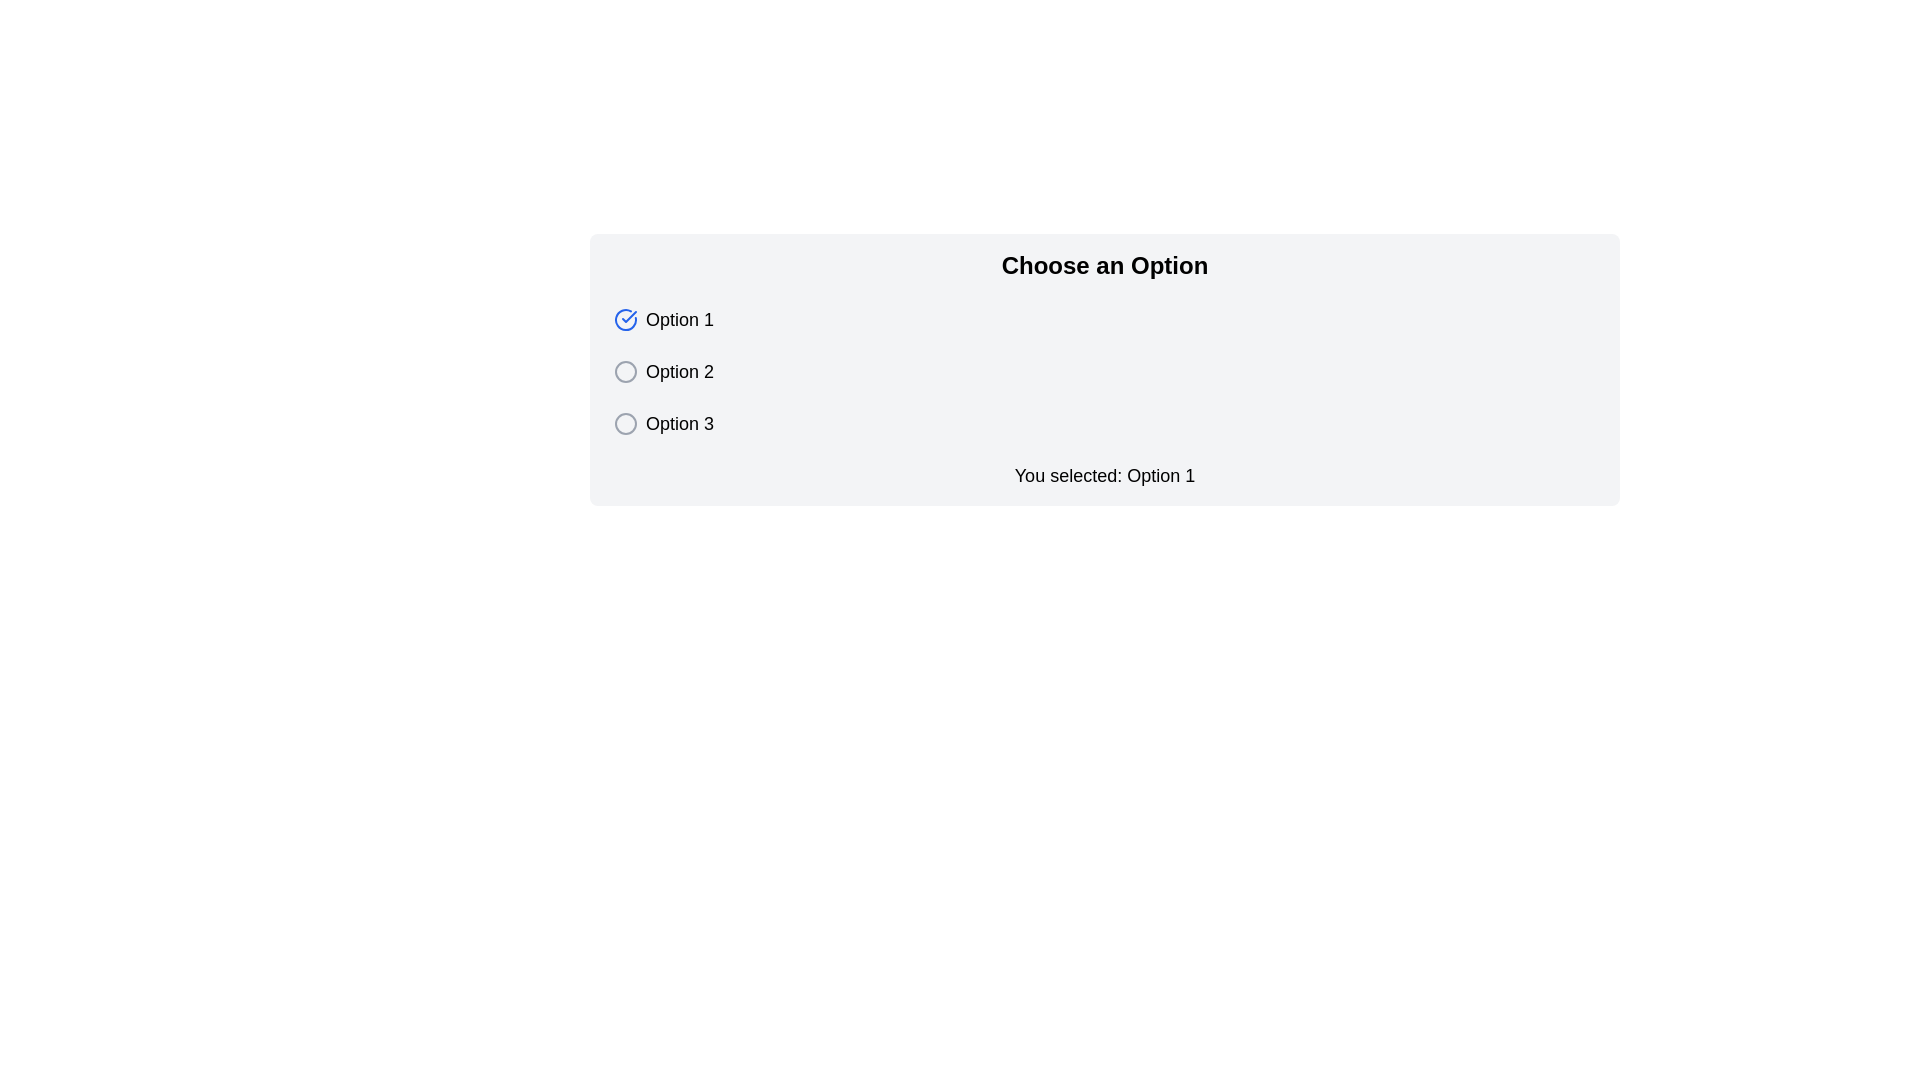  I want to click on text label for Option 3, which is located to the right of the radio button in a vertical list of selectable options, so click(680, 423).